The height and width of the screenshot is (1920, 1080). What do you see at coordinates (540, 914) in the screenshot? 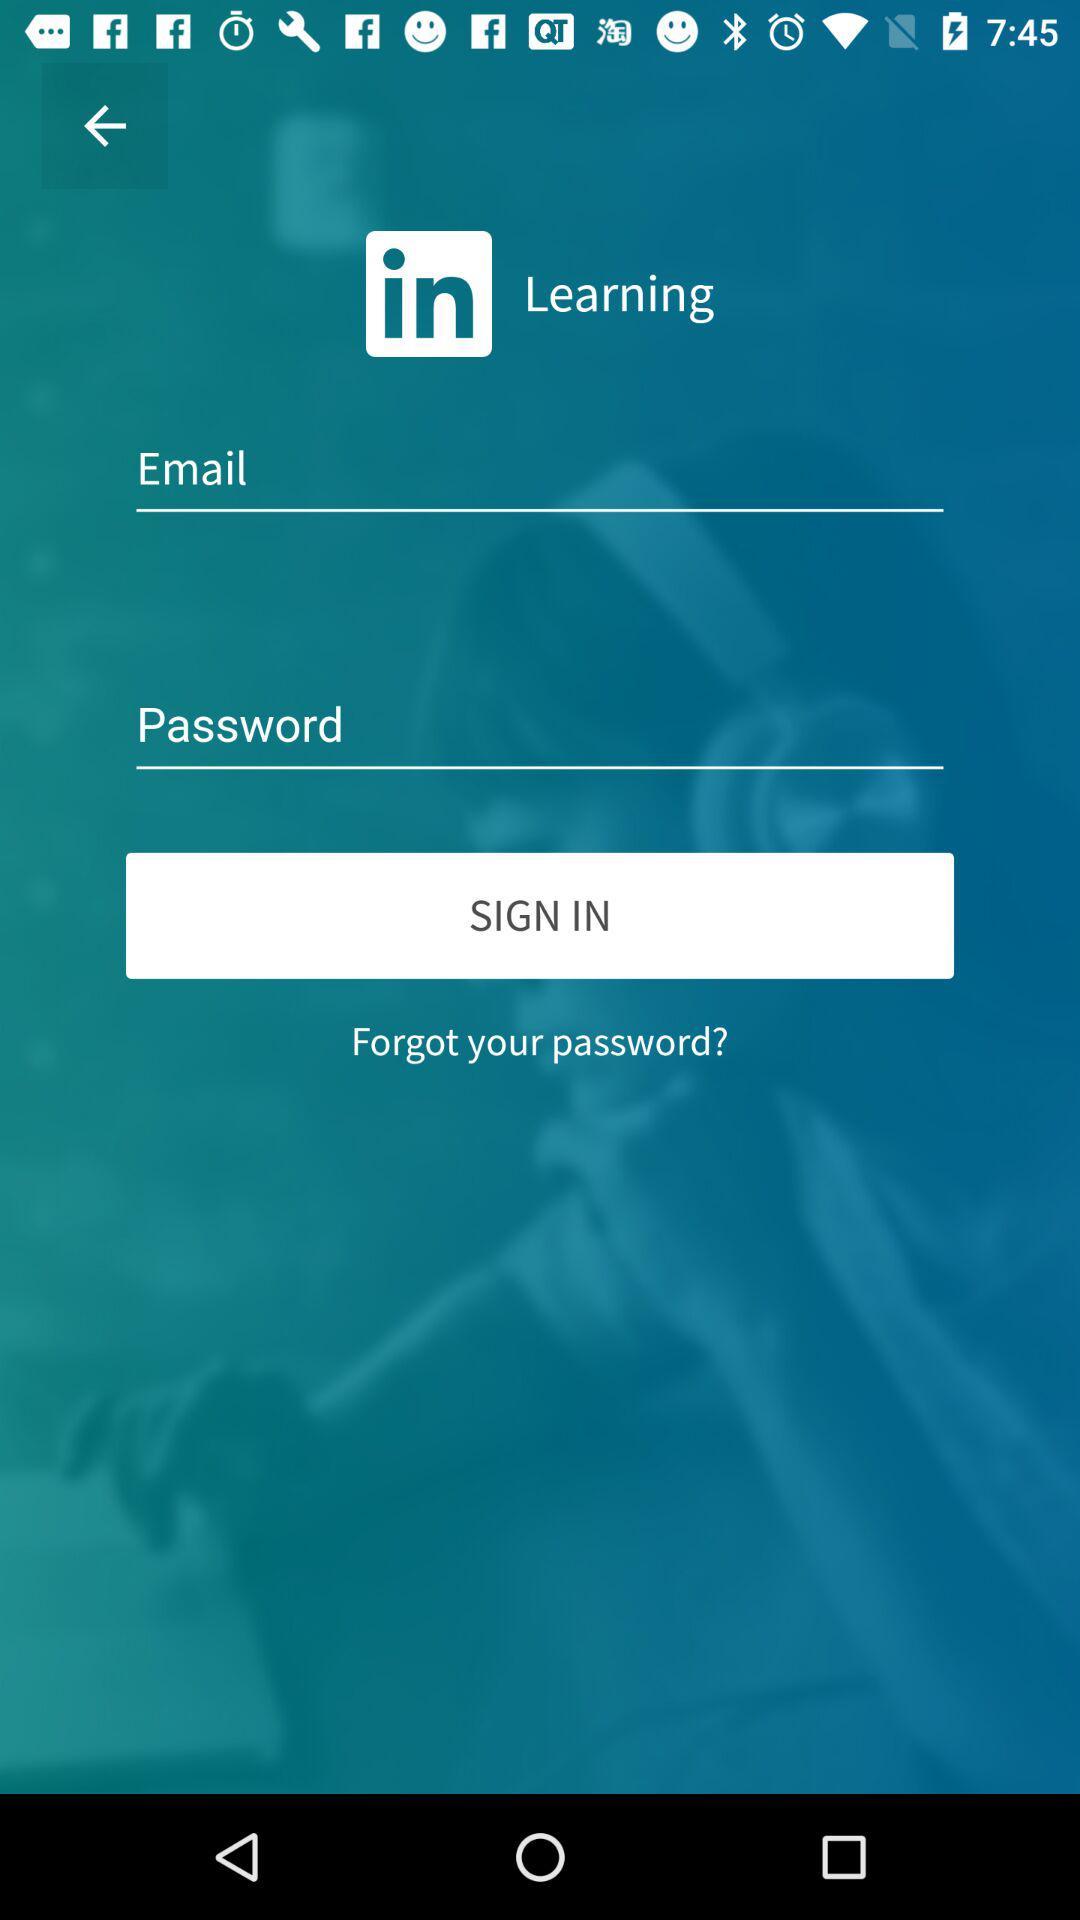
I see `the icon above the forgot your password? icon` at bounding box center [540, 914].